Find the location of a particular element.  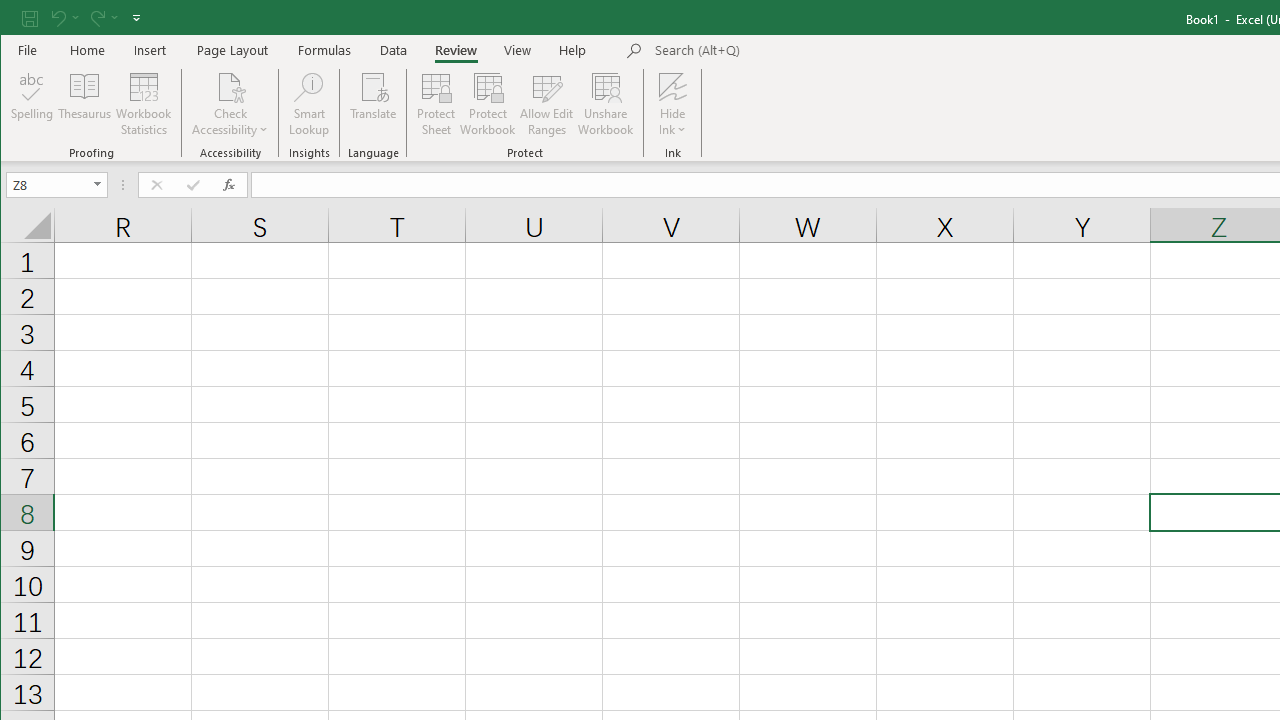

'Protect Sheet...' is located at coordinates (435, 104).